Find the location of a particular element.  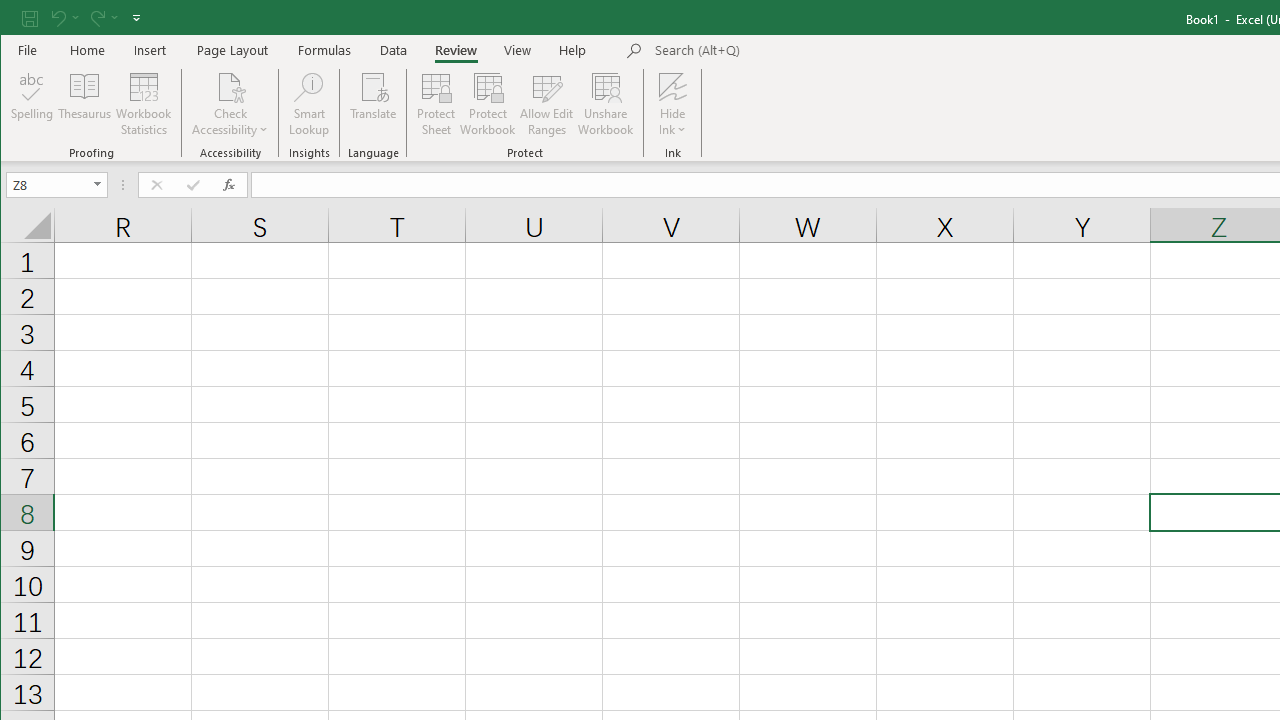

'Protect Sheet...' is located at coordinates (435, 104).